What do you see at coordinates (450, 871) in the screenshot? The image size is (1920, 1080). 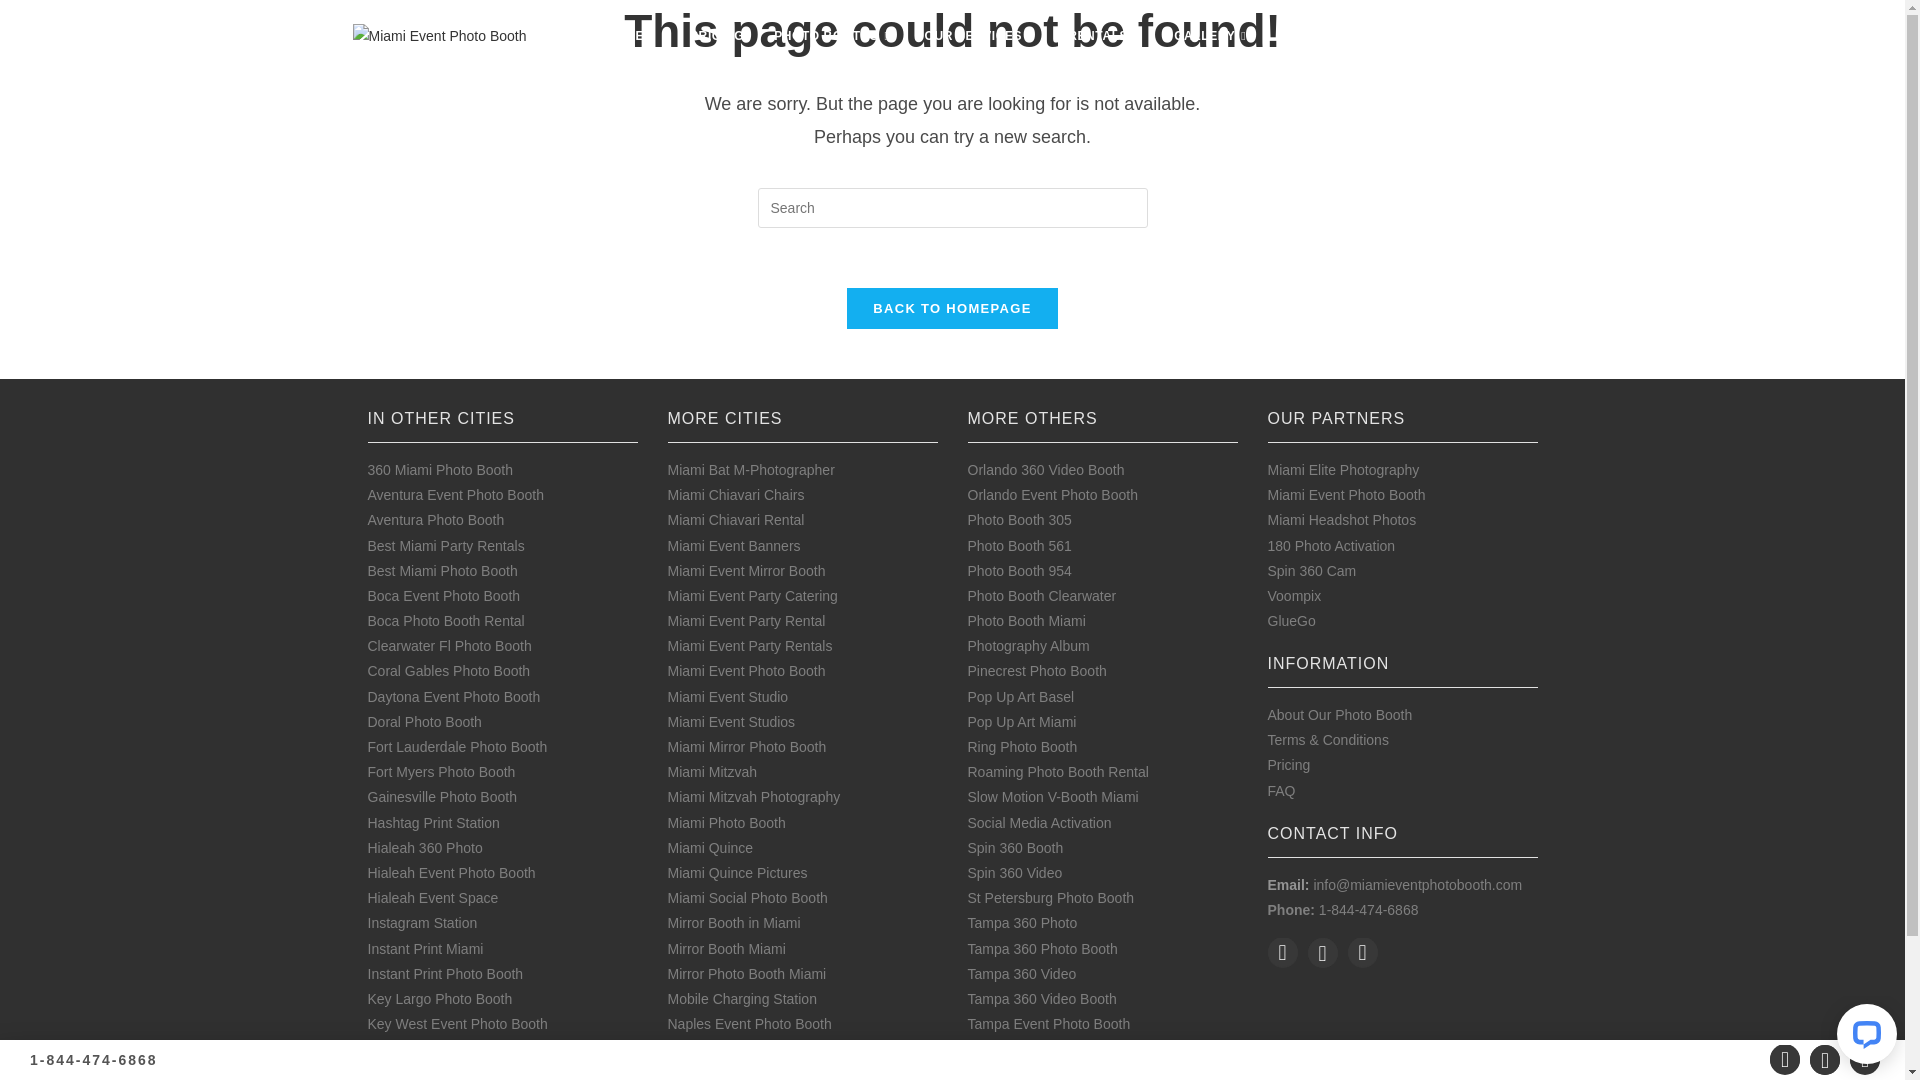 I see `'Hialeah Event Photo Booth'` at bounding box center [450, 871].